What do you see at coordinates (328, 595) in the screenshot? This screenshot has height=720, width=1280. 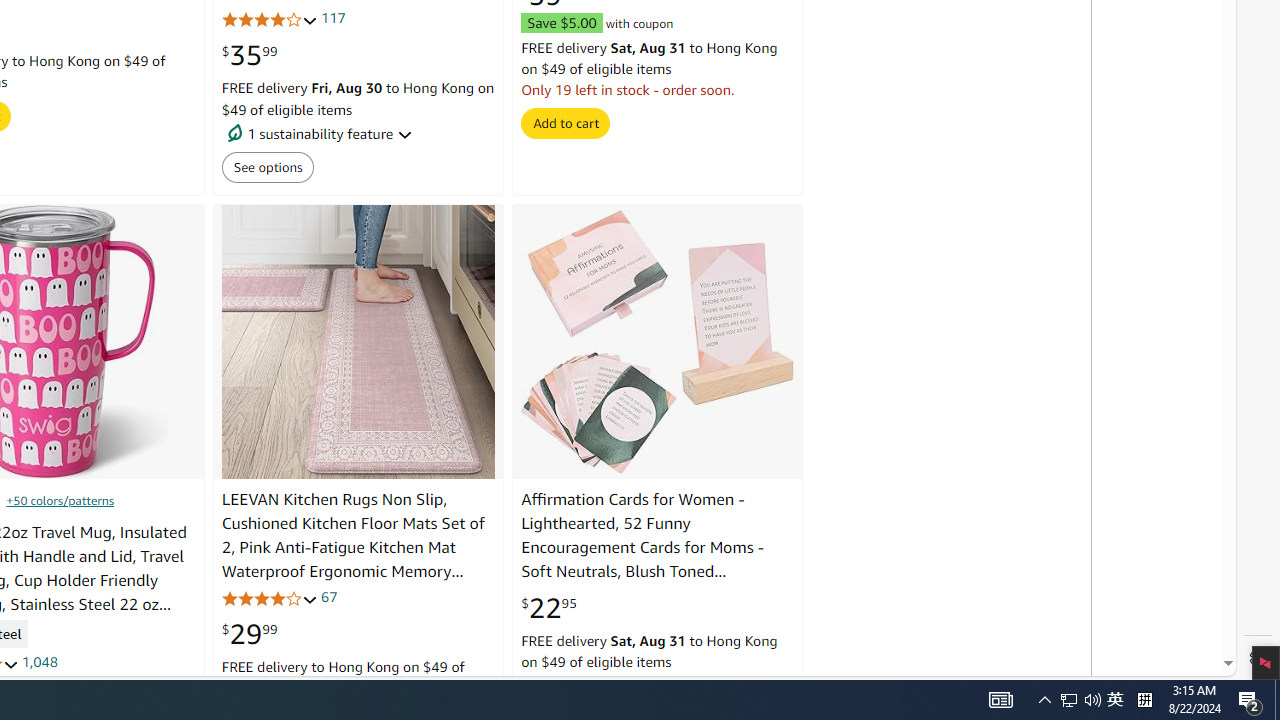 I see `'67'` at bounding box center [328, 595].